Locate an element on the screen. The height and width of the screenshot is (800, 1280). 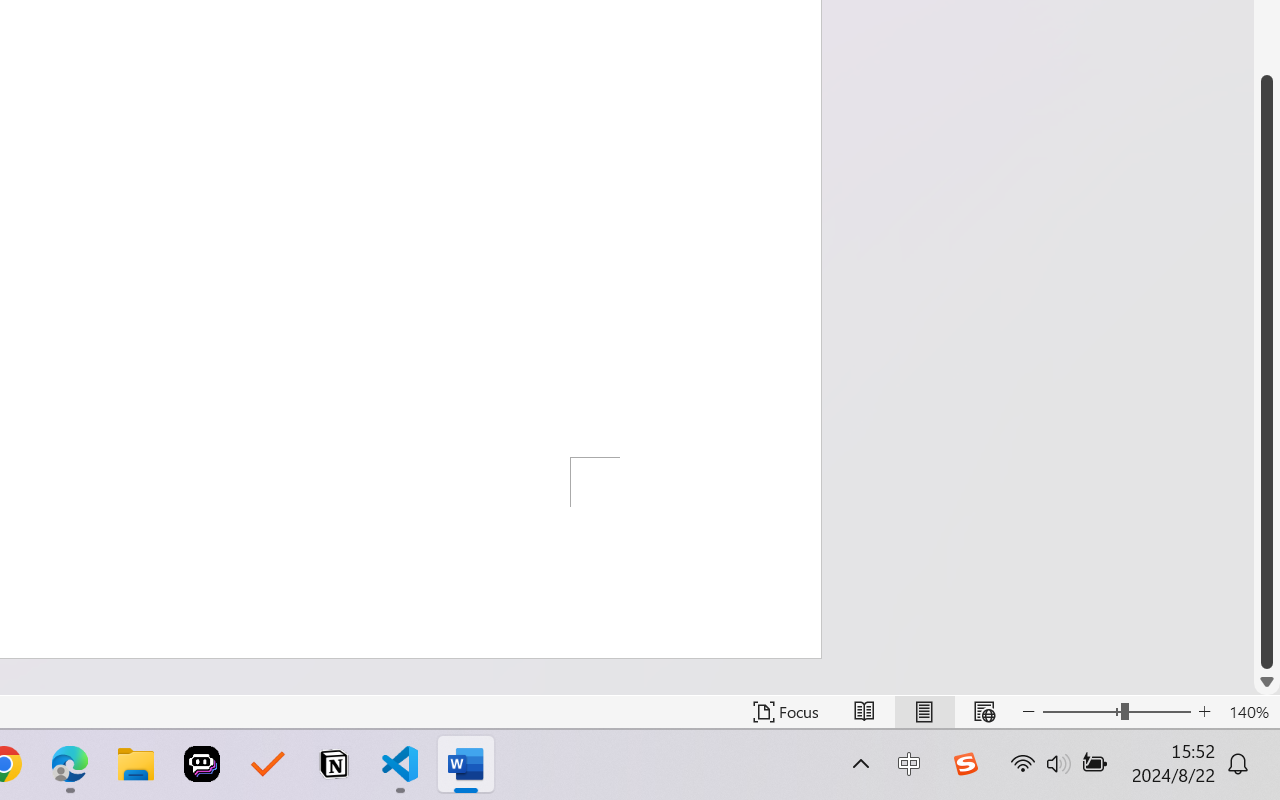
'Zoom In' is located at coordinates (1204, 711).